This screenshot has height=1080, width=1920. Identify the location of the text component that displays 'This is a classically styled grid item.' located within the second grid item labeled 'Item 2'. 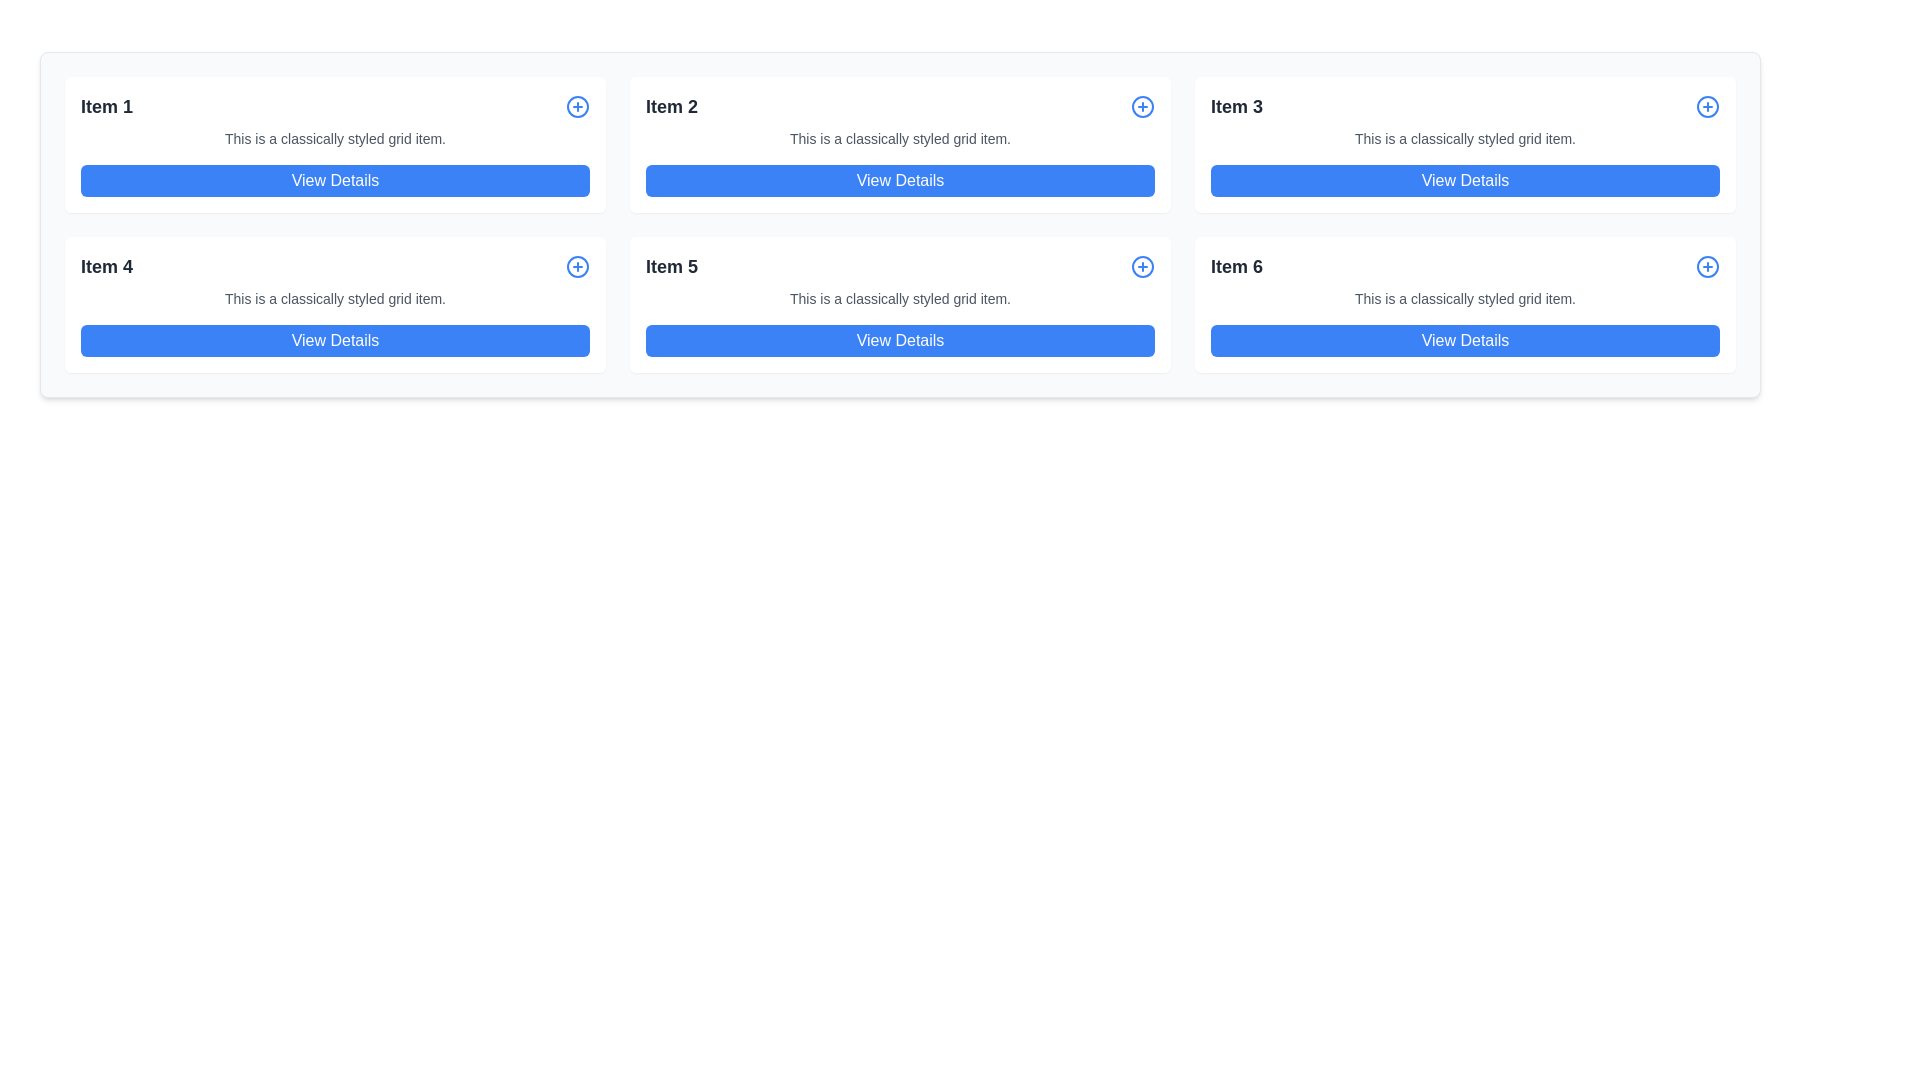
(899, 137).